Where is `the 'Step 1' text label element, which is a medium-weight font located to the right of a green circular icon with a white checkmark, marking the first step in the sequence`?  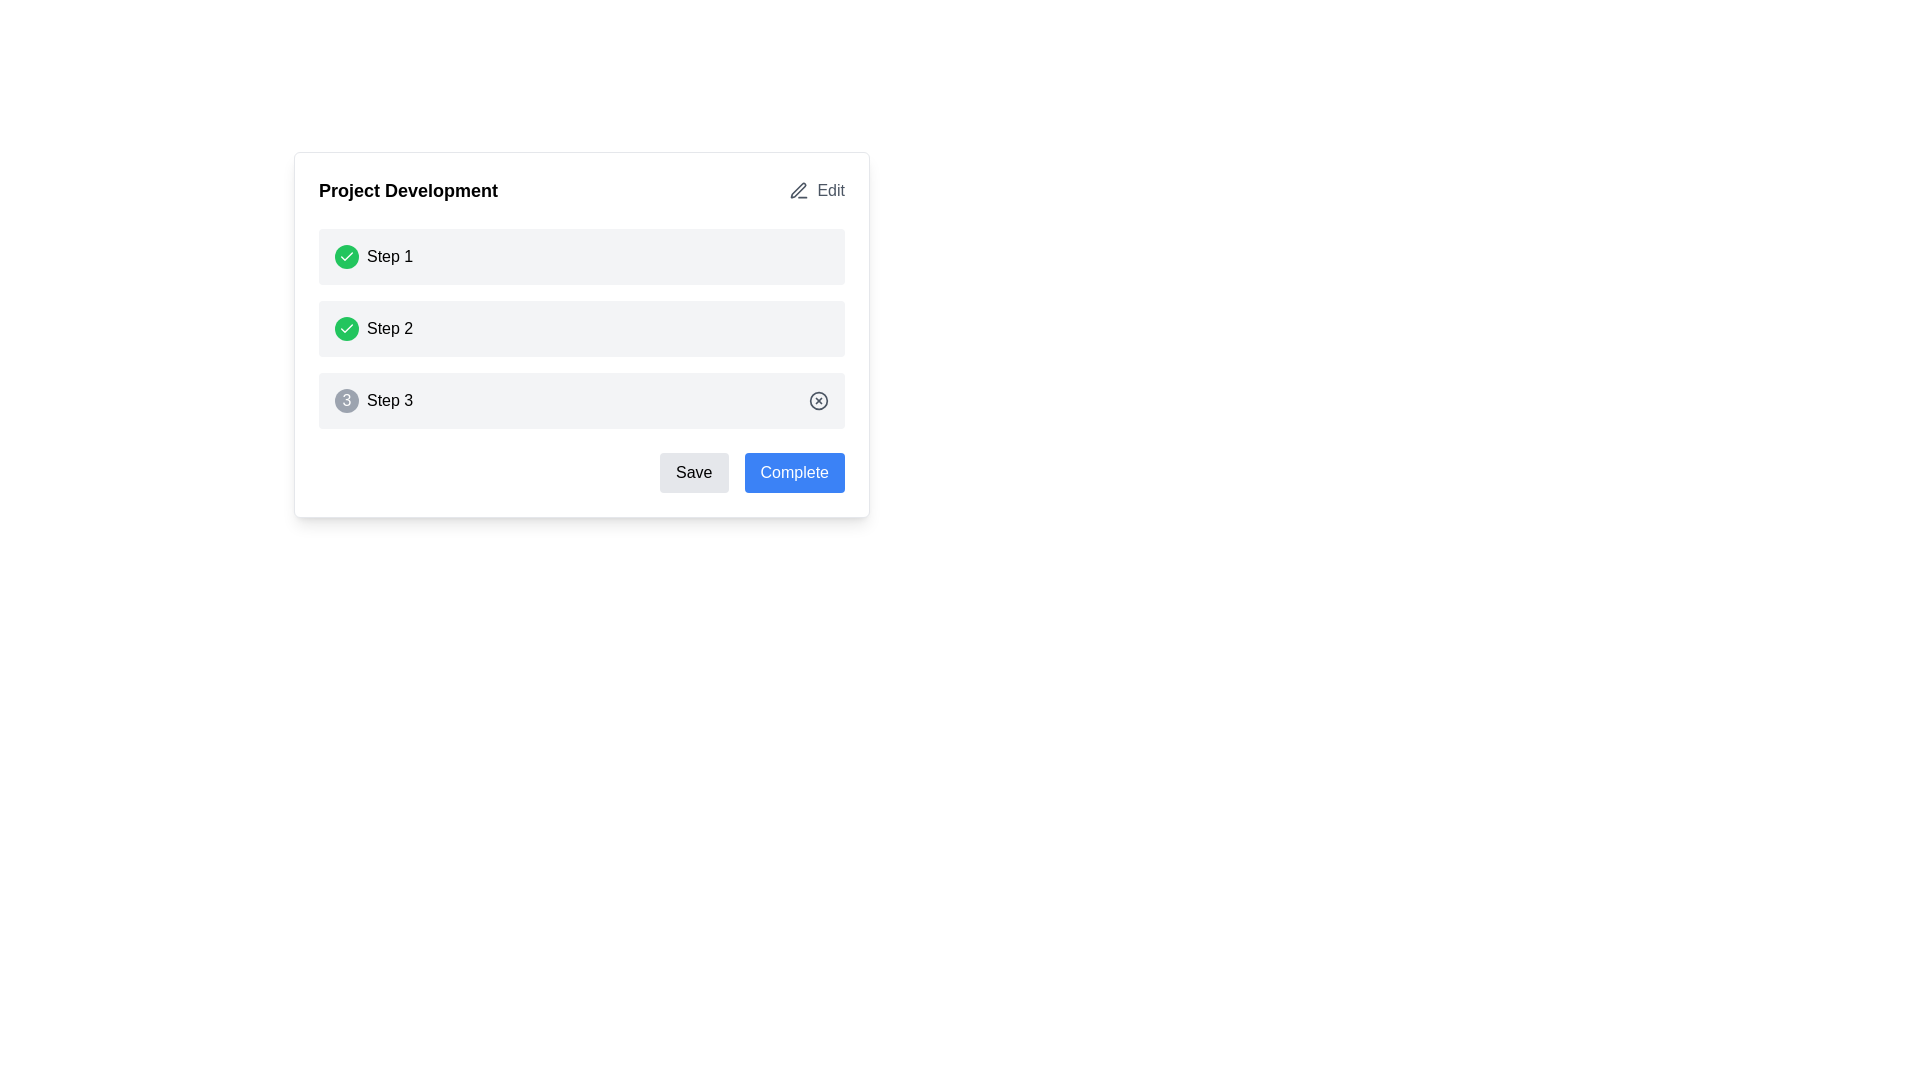
the 'Step 1' text label element, which is a medium-weight font located to the right of a green circular icon with a white checkmark, marking the first step in the sequence is located at coordinates (390, 256).